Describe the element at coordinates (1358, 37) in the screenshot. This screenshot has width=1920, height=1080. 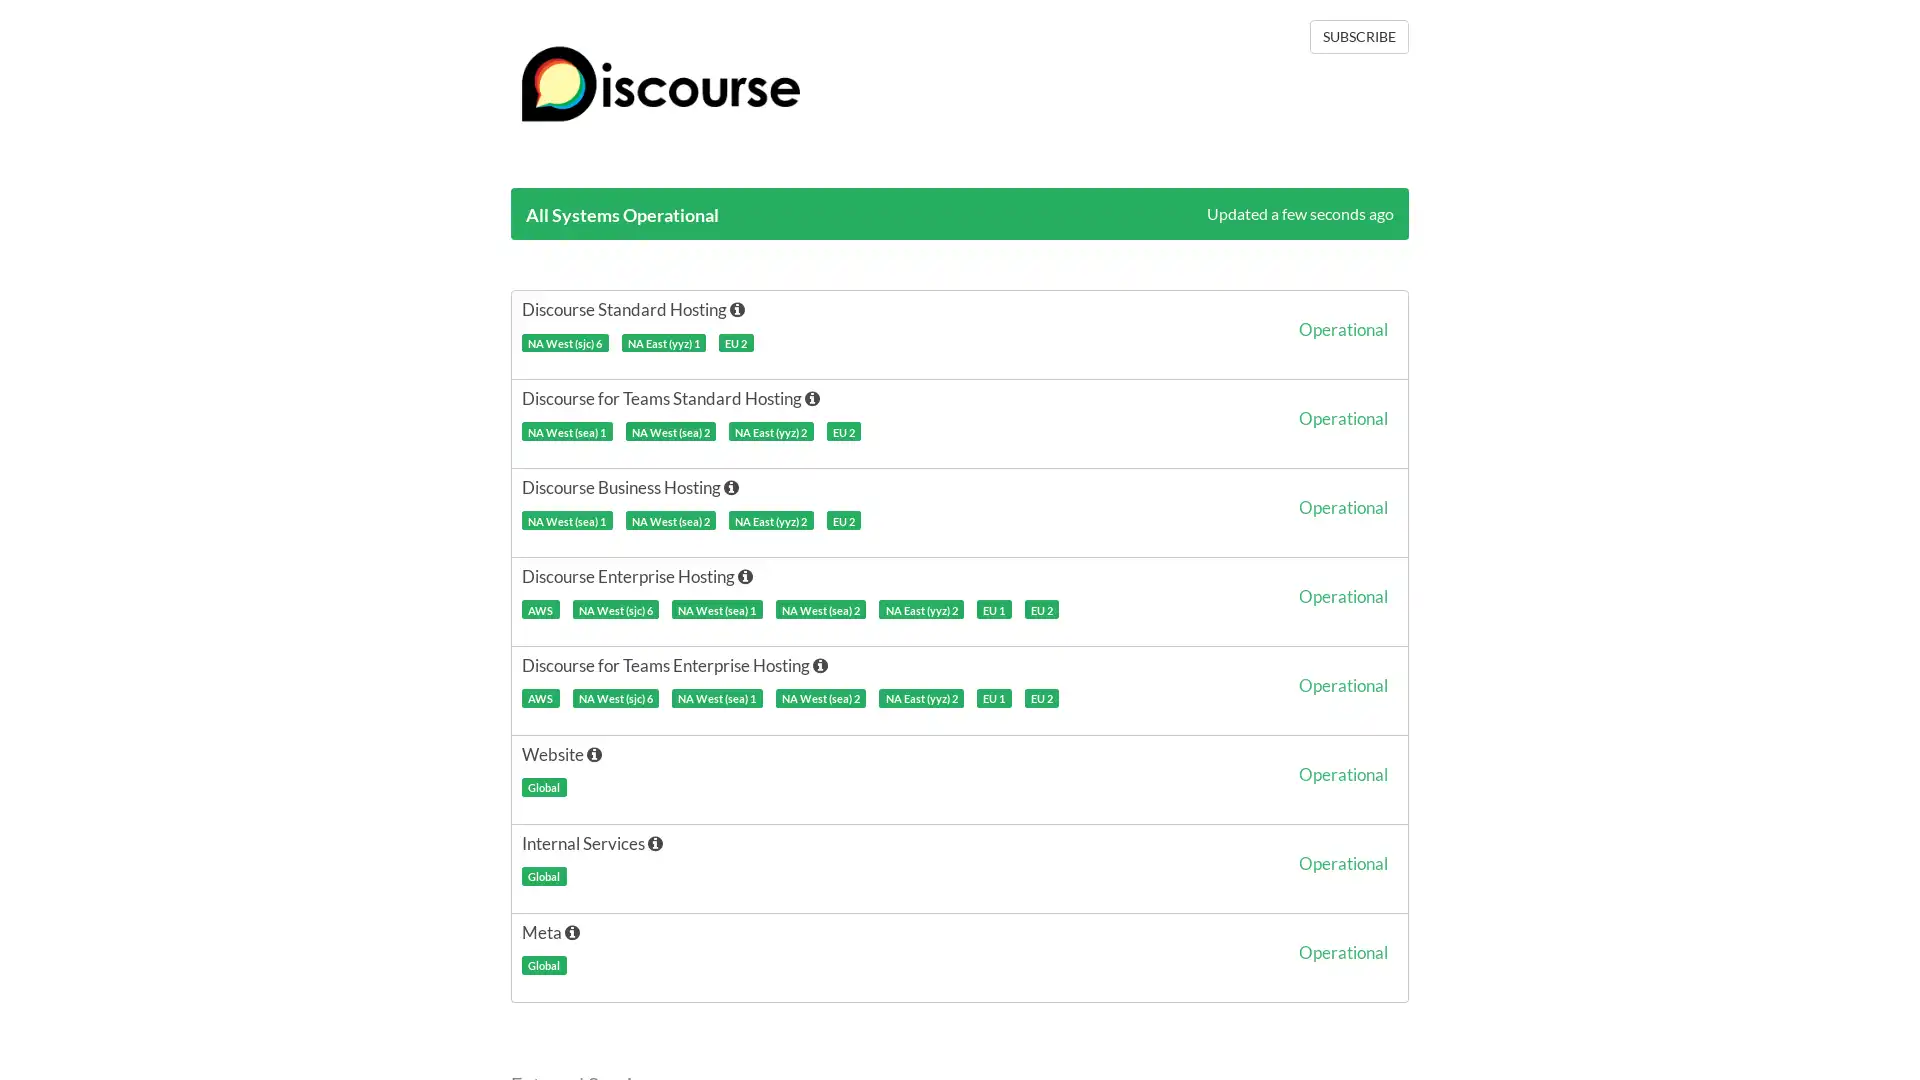
I see `SUBSCRIBE` at that location.